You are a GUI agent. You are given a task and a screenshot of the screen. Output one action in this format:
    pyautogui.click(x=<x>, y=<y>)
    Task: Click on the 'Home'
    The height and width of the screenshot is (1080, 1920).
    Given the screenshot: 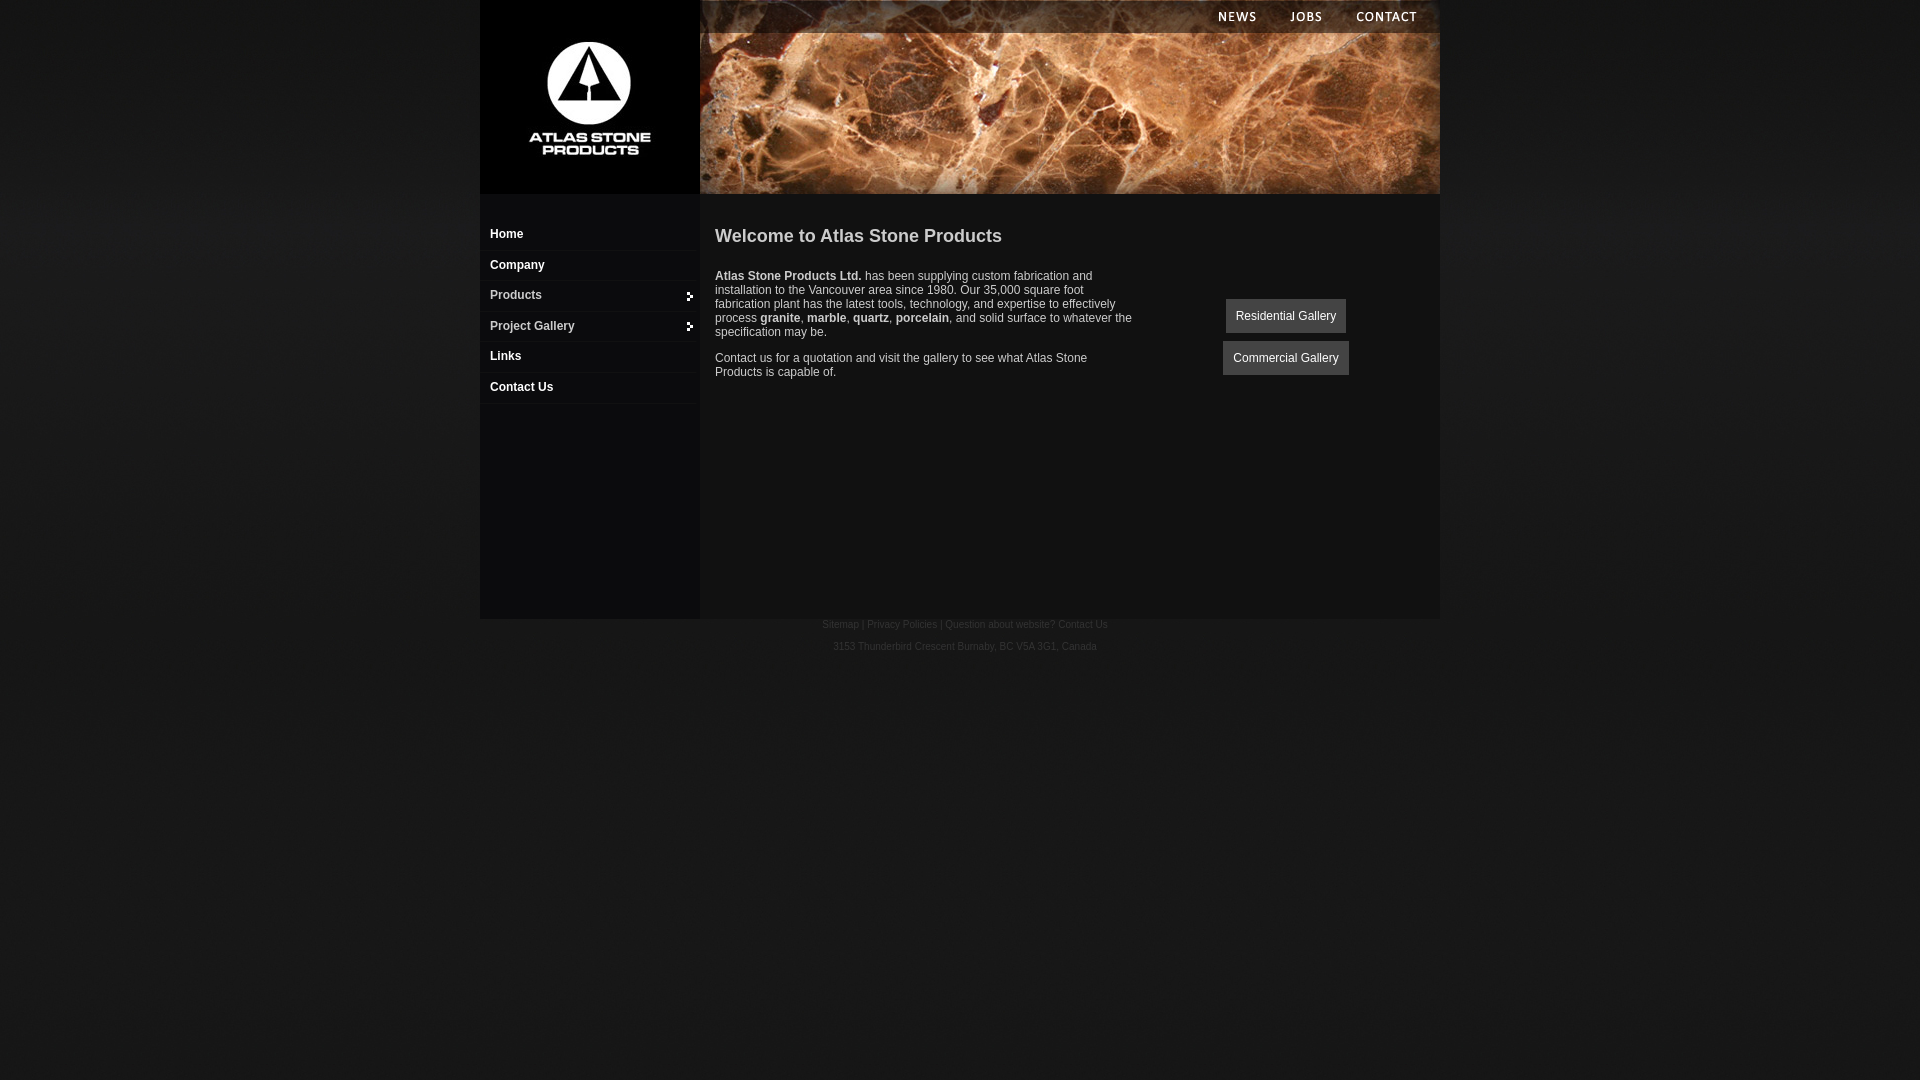 What is the action you would take?
    pyautogui.click(x=506, y=233)
    